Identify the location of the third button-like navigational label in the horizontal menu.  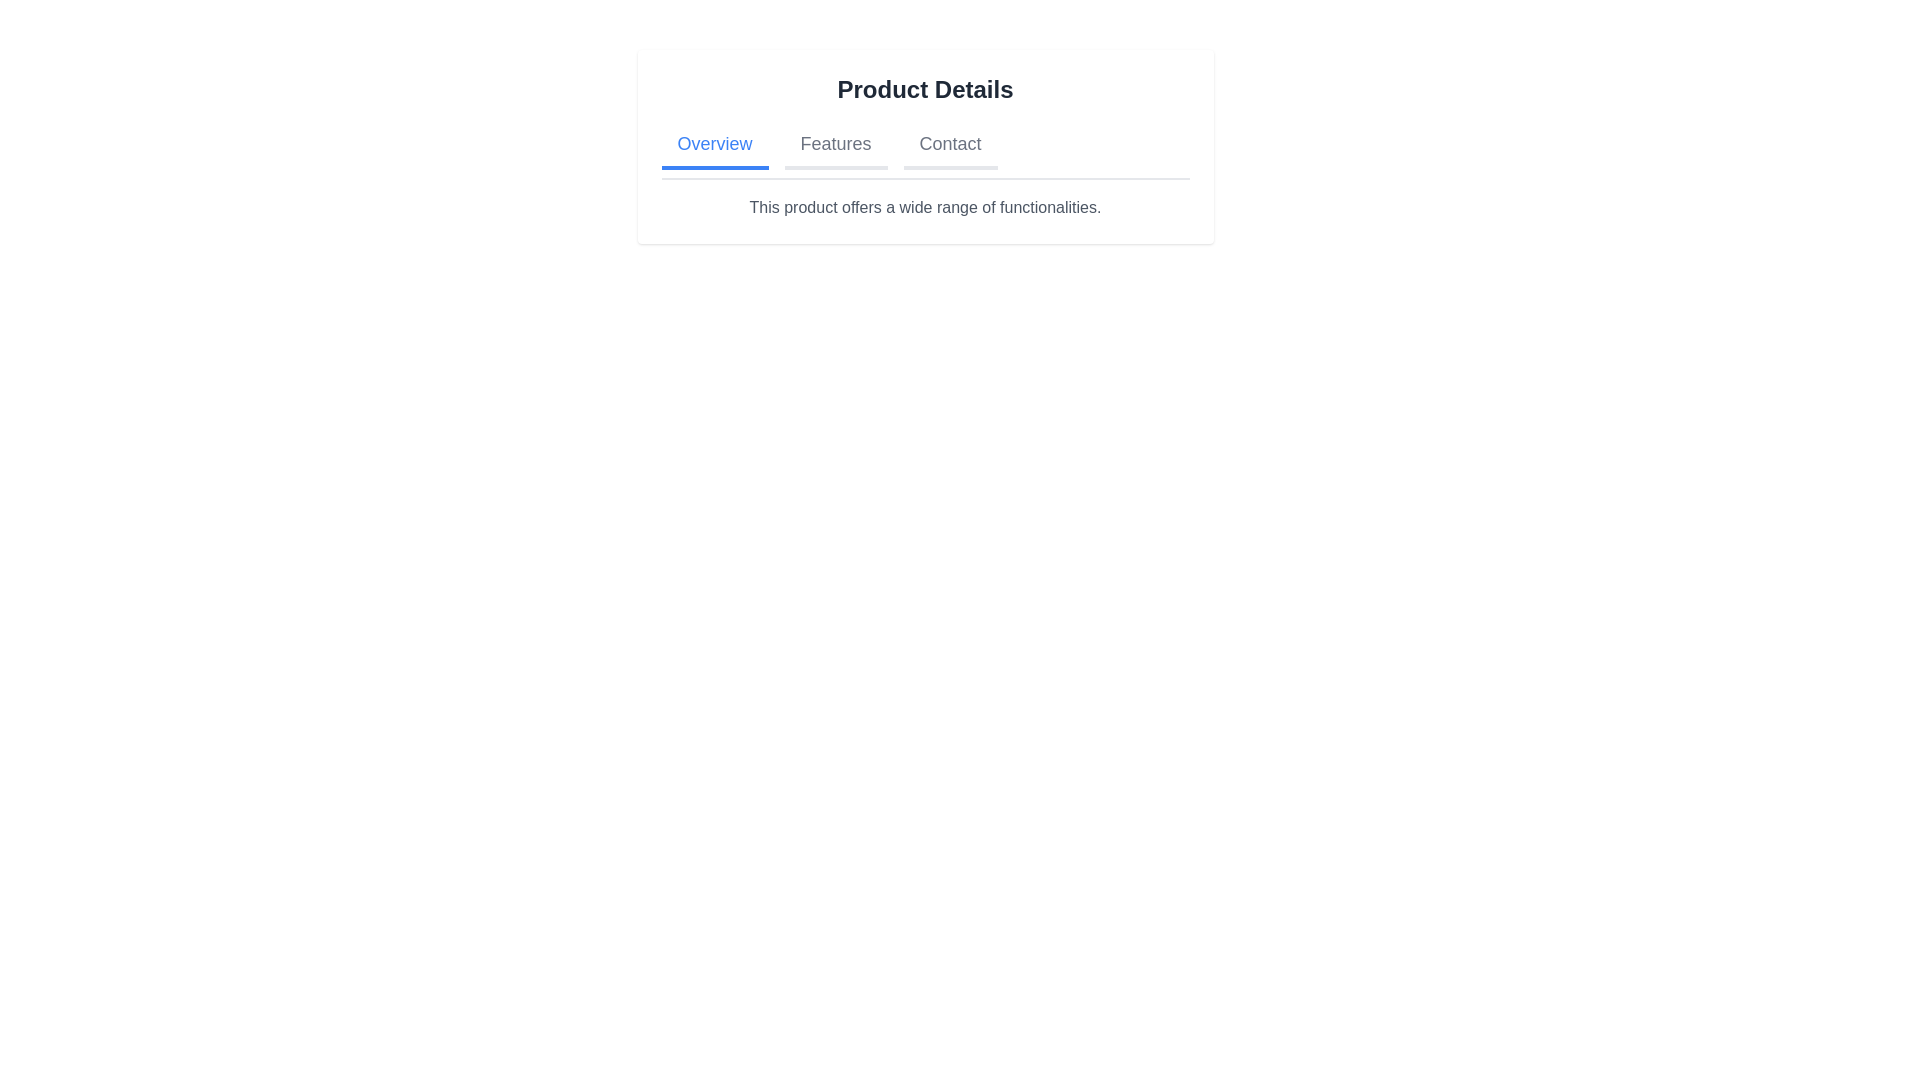
(949, 145).